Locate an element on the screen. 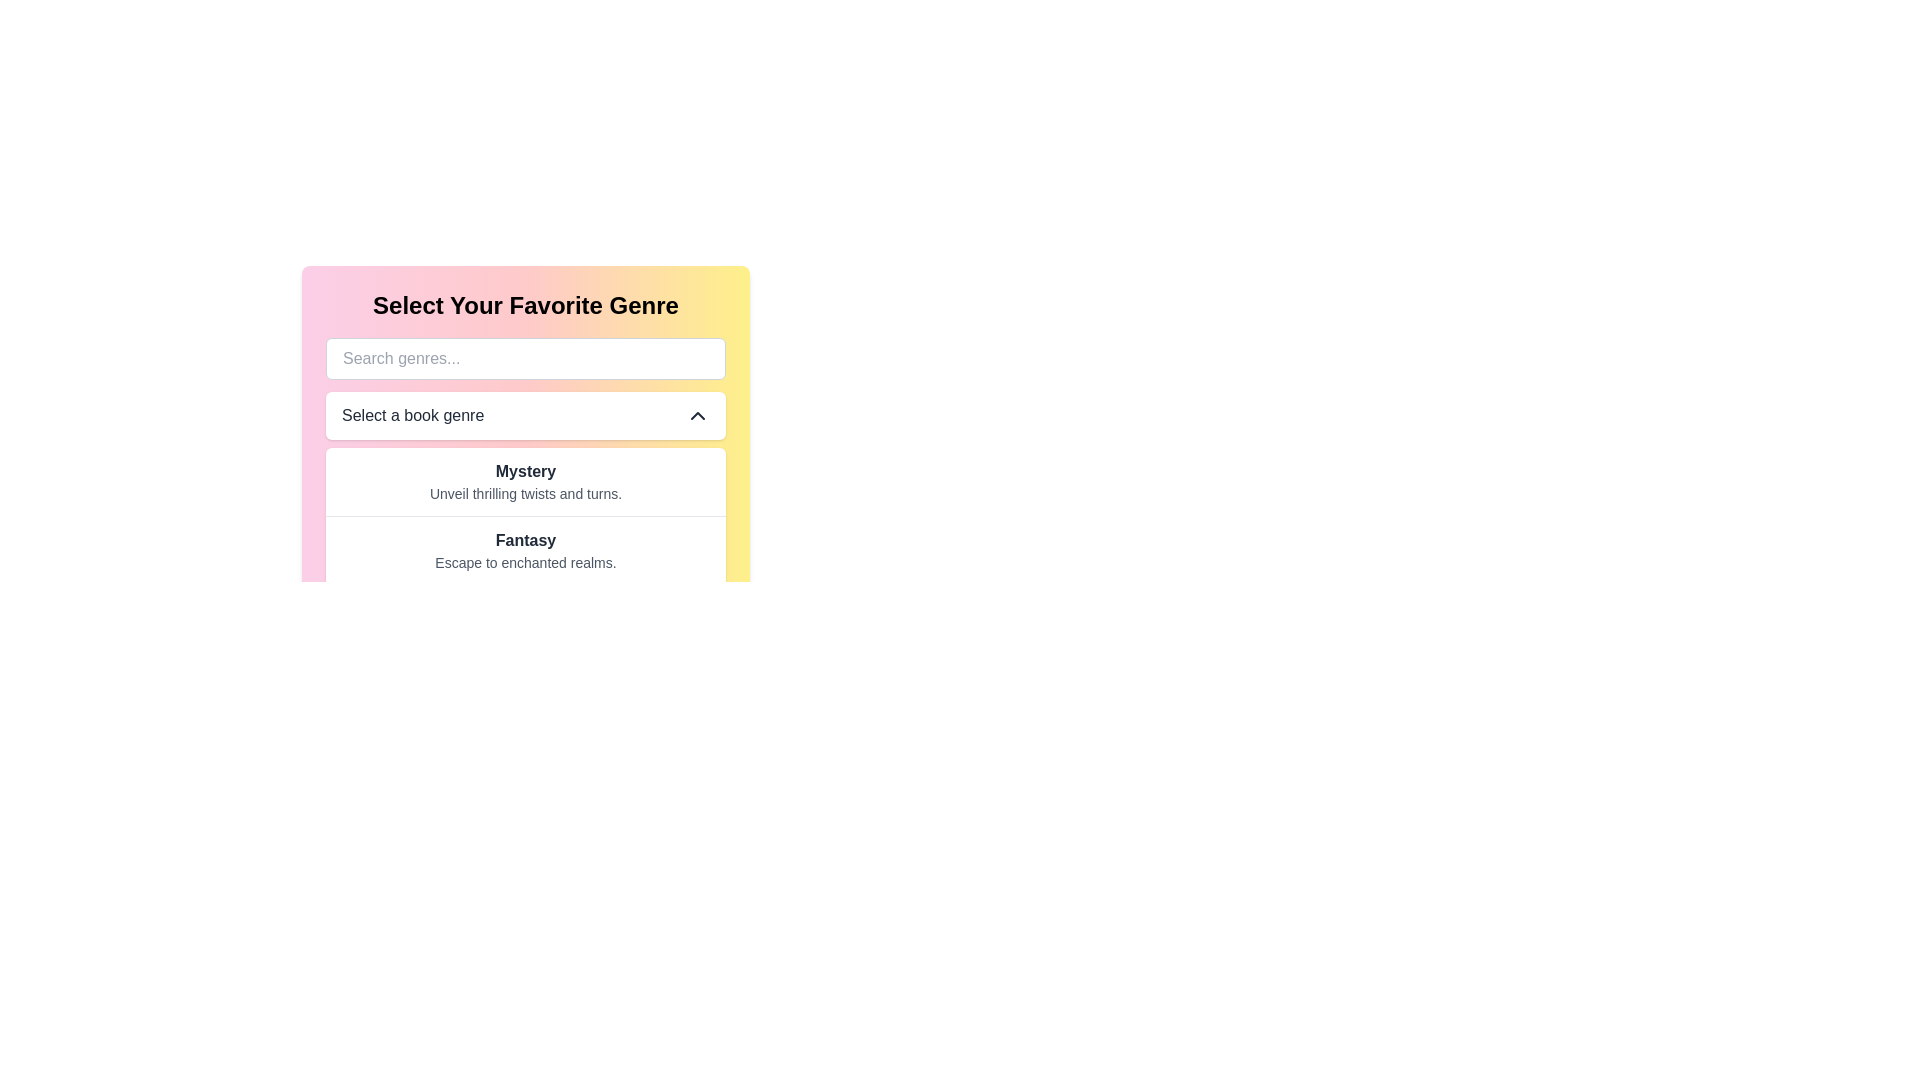 This screenshot has height=1080, width=1920. the dropdown menu that allows users to select a book genre, located directly below the 'Search genres...' input field is located at coordinates (526, 415).